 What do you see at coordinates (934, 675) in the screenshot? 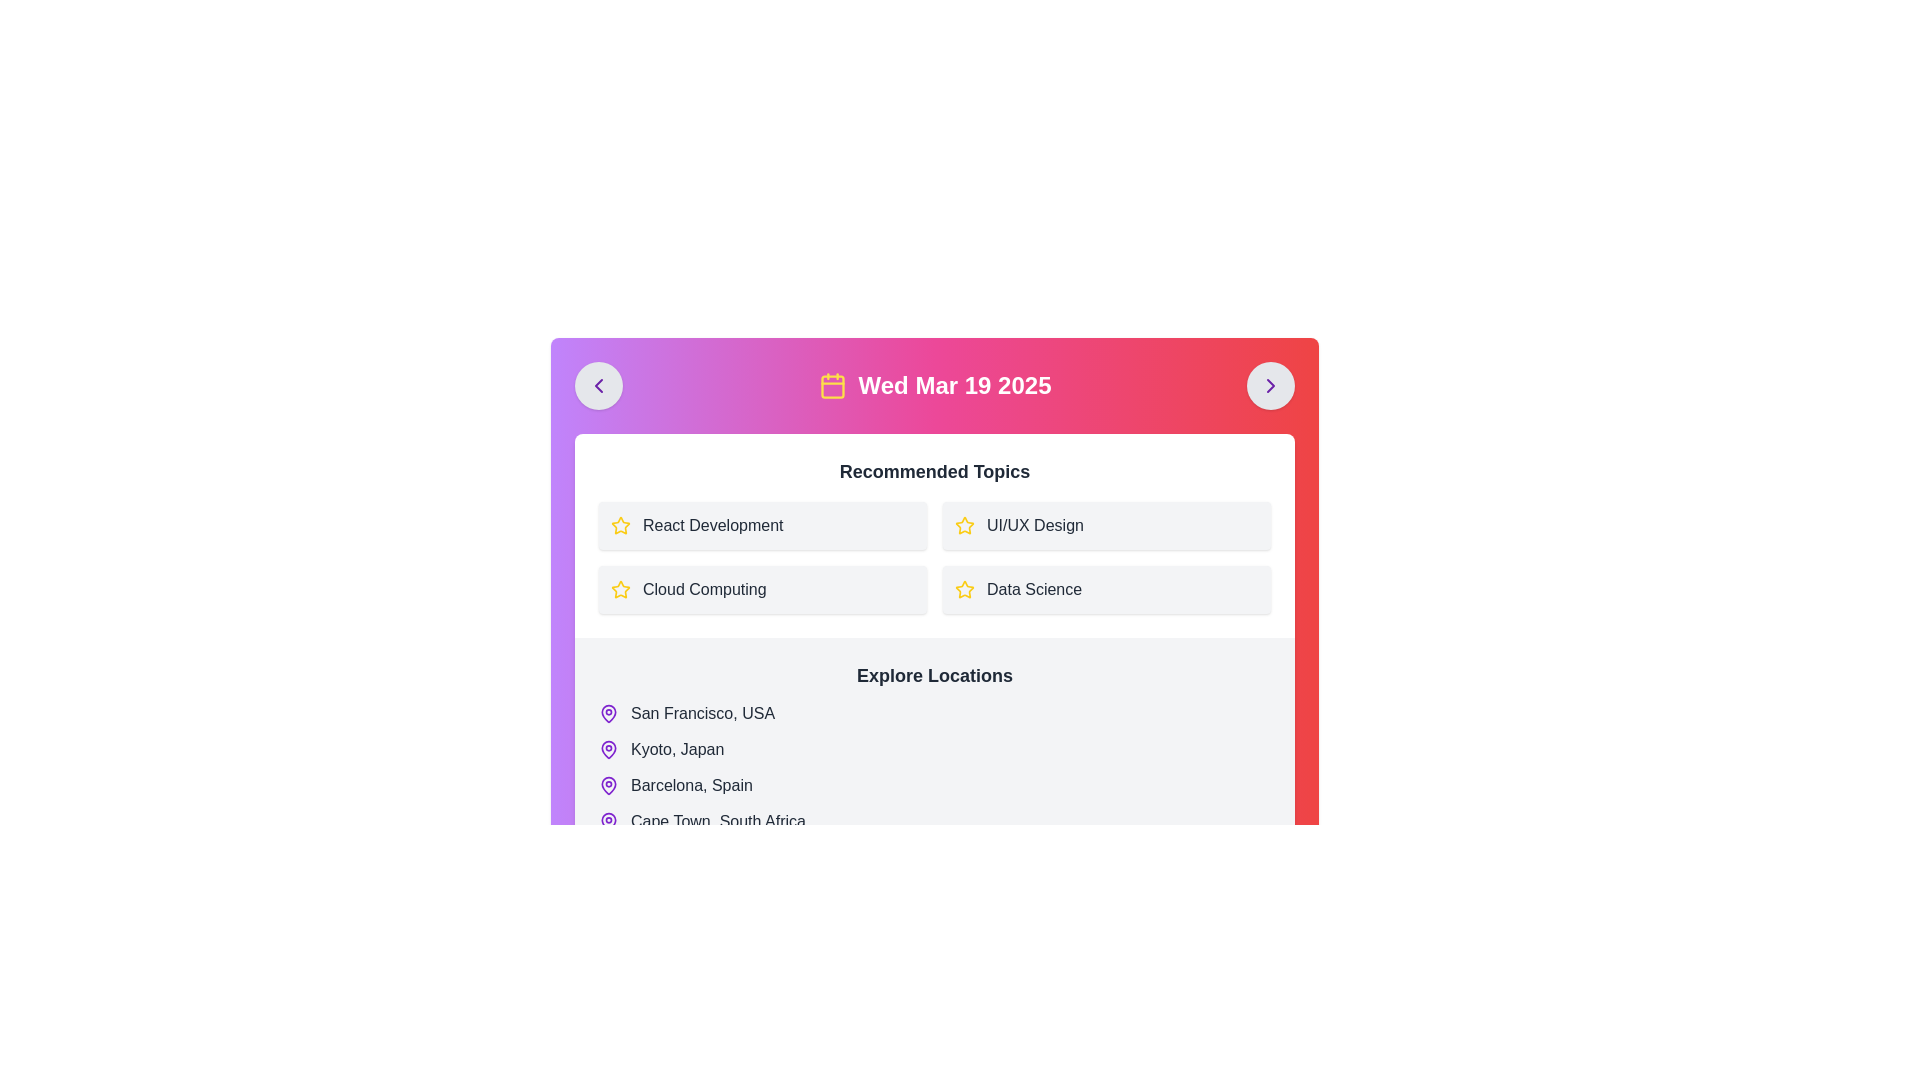
I see `the Text Label that serves as a title for the section about locations, indicating its purpose as an introduction to the content listed below` at bounding box center [934, 675].